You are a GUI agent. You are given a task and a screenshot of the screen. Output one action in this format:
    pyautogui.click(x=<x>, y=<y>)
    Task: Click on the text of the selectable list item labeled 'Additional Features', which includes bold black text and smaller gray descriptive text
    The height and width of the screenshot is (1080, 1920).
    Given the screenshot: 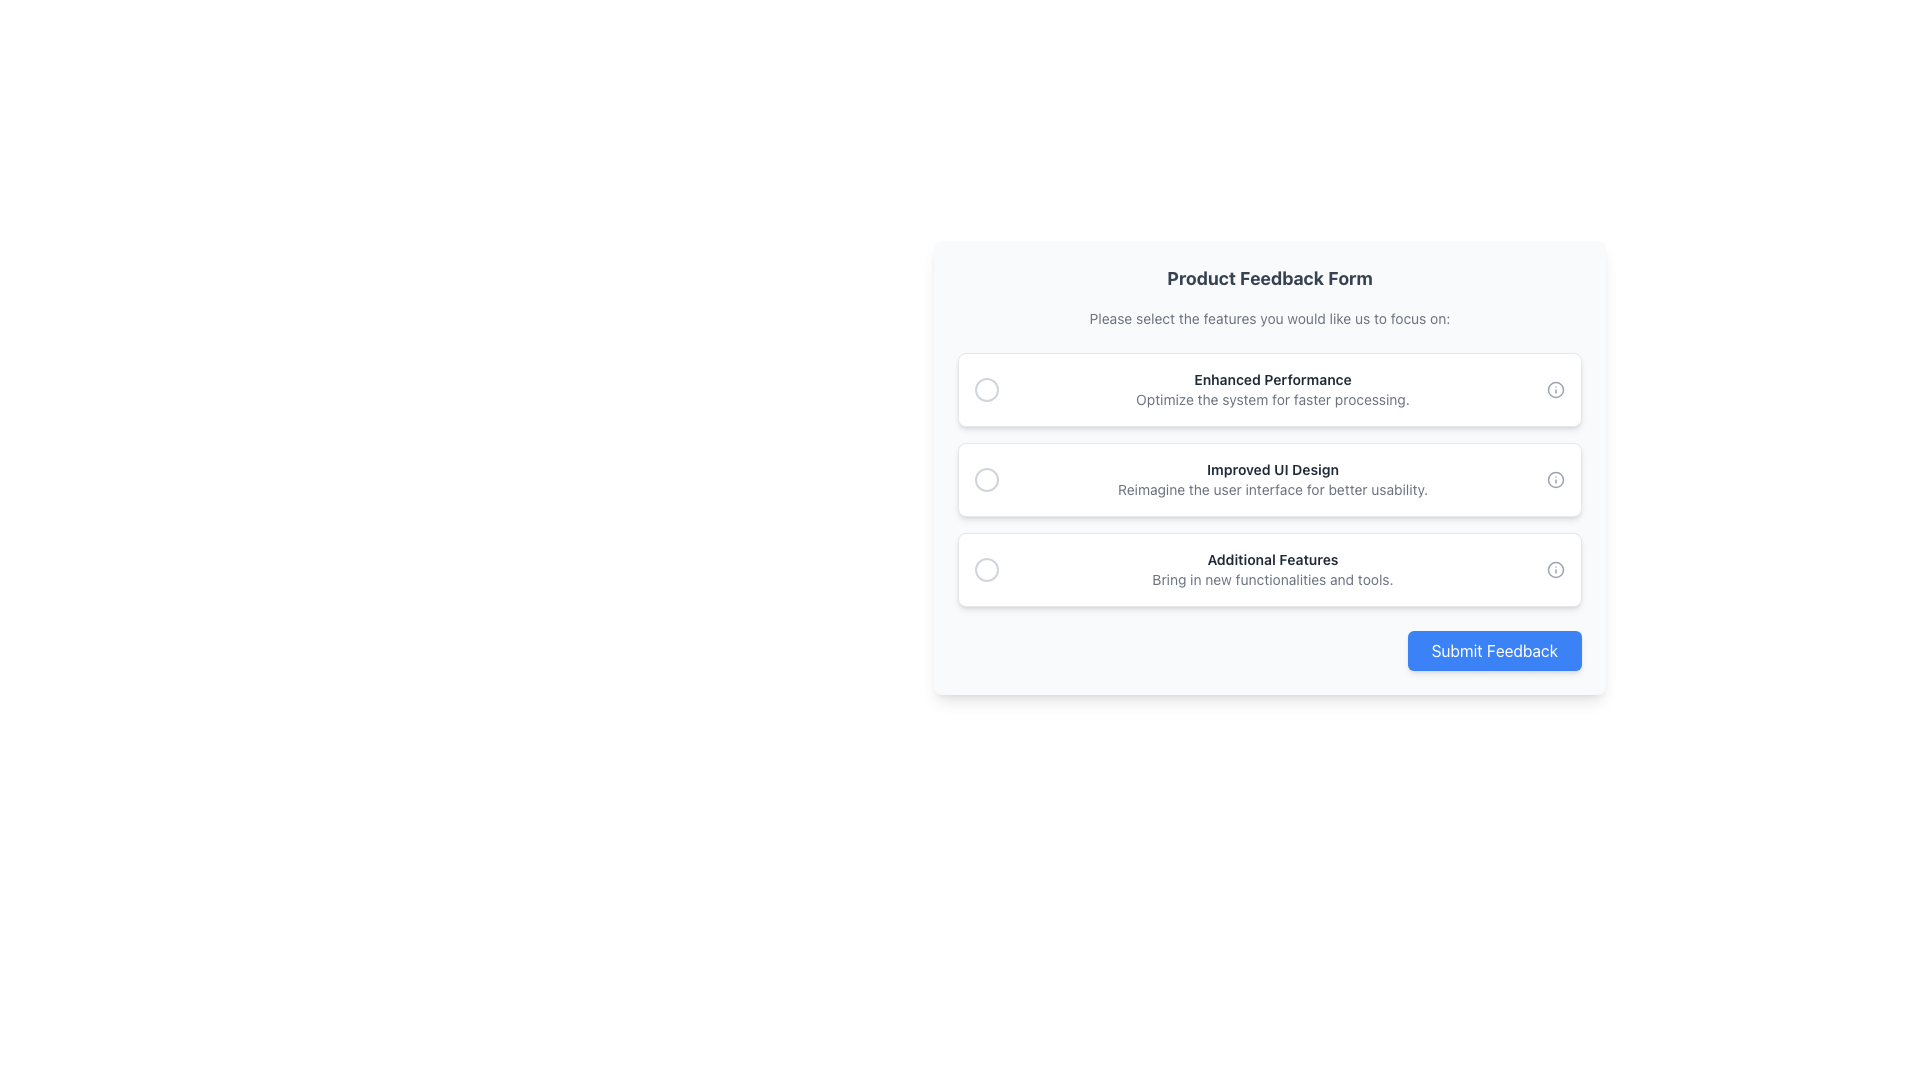 What is the action you would take?
    pyautogui.click(x=1269, y=570)
    